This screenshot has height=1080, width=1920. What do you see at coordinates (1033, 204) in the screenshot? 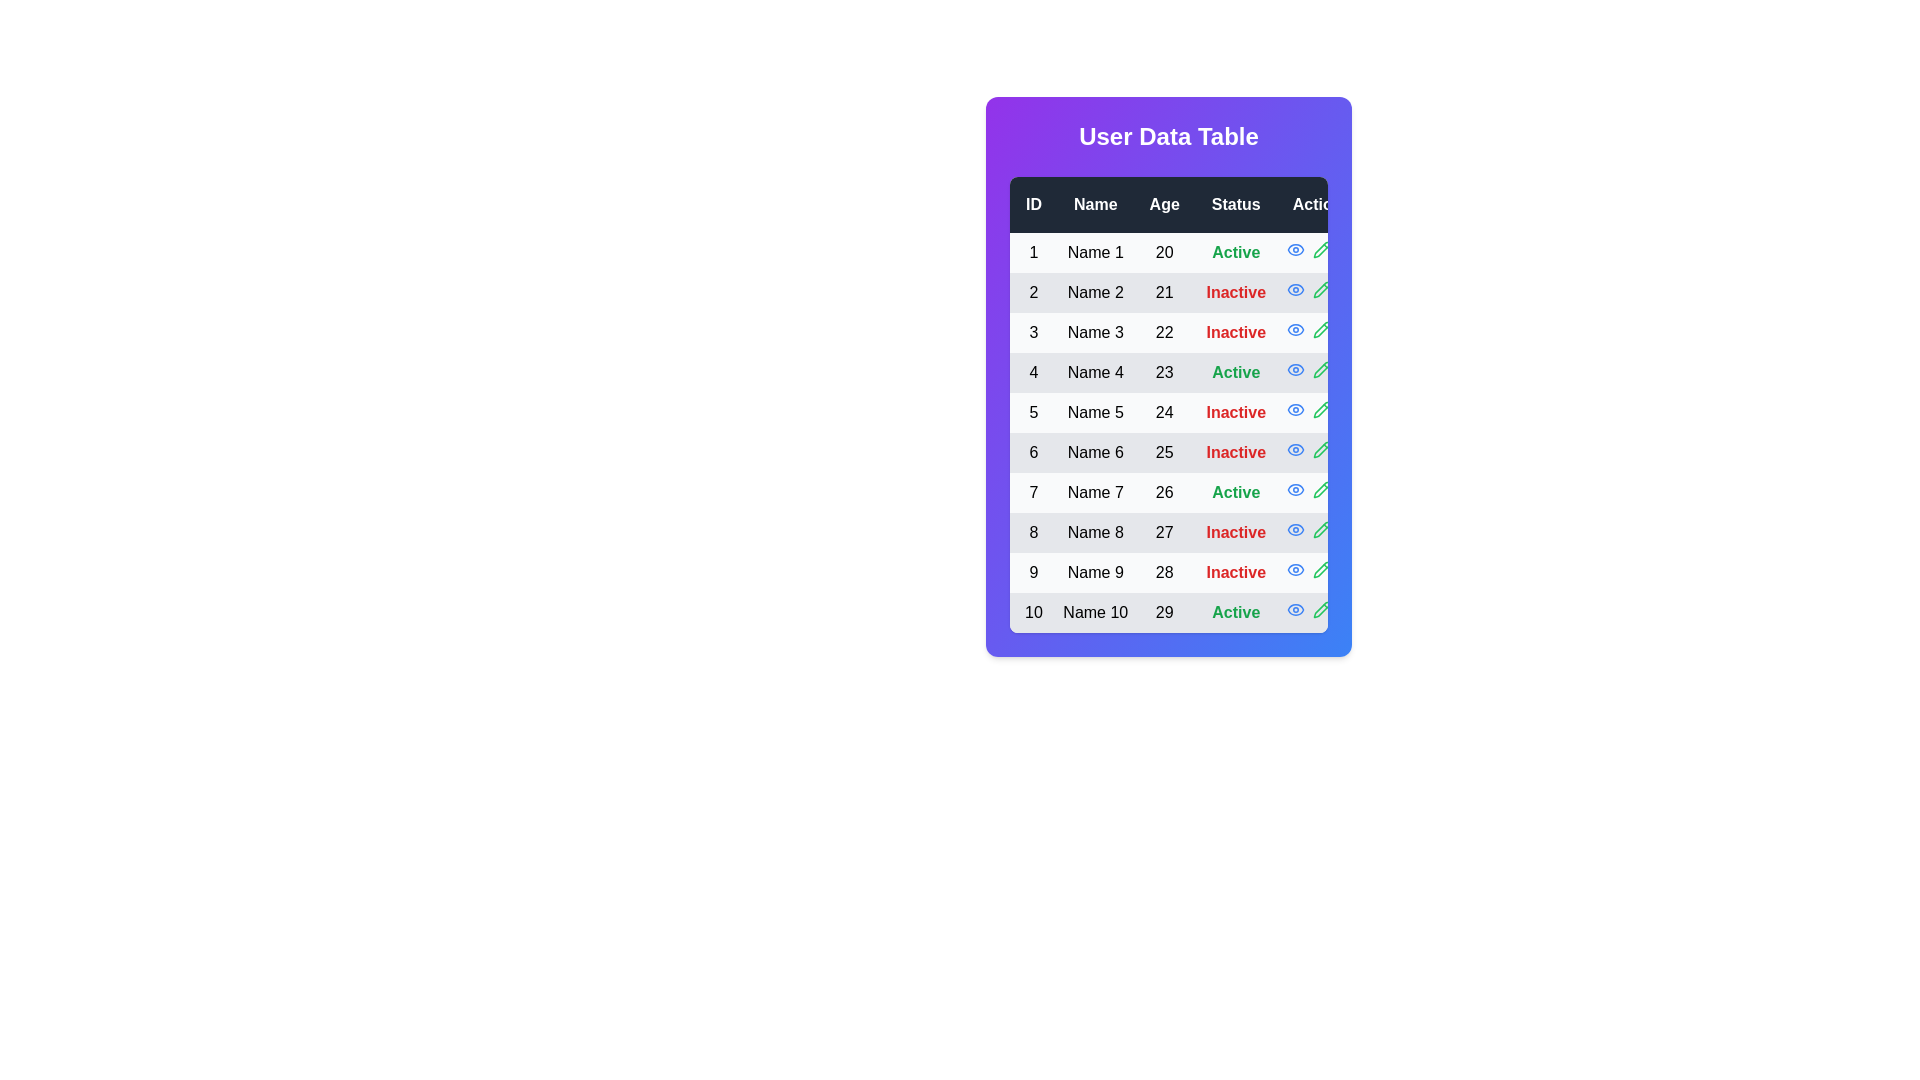
I see `the header ID to sort the table by that column` at bounding box center [1033, 204].